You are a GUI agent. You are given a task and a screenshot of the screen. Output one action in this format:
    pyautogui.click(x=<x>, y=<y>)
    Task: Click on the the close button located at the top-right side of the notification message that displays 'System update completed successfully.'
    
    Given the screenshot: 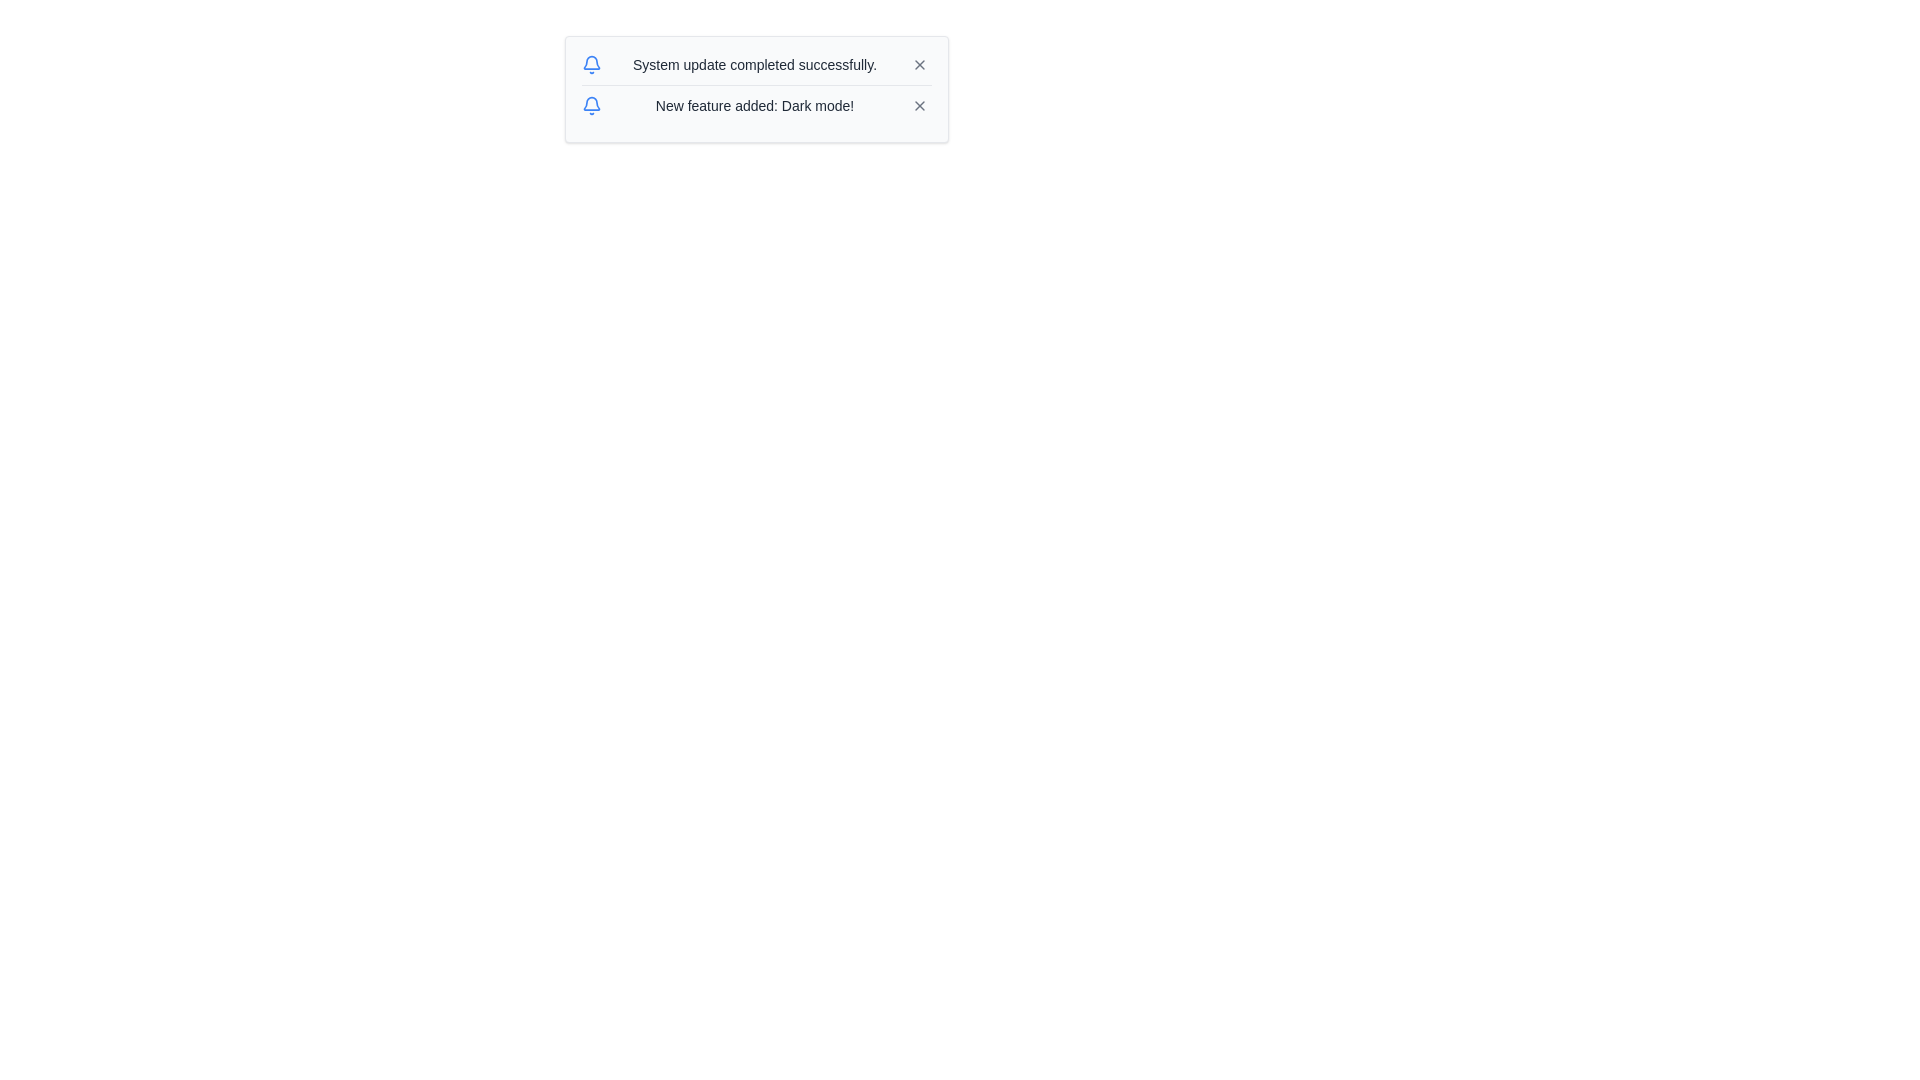 What is the action you would take?
    pyautogui.click(x=919, y=64)
    